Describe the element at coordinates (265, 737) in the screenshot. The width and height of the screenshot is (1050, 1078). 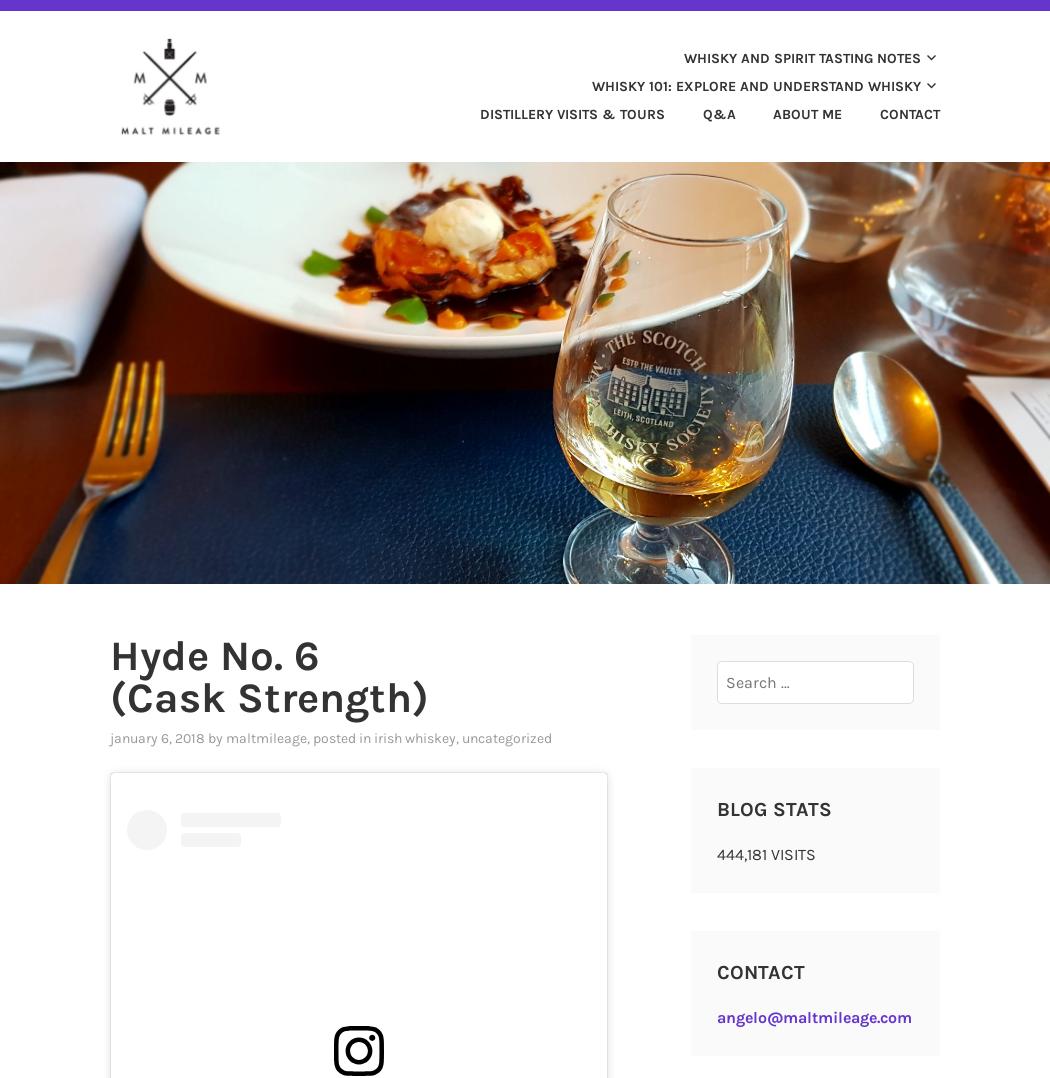
I see `'maltmileage'` at that location.